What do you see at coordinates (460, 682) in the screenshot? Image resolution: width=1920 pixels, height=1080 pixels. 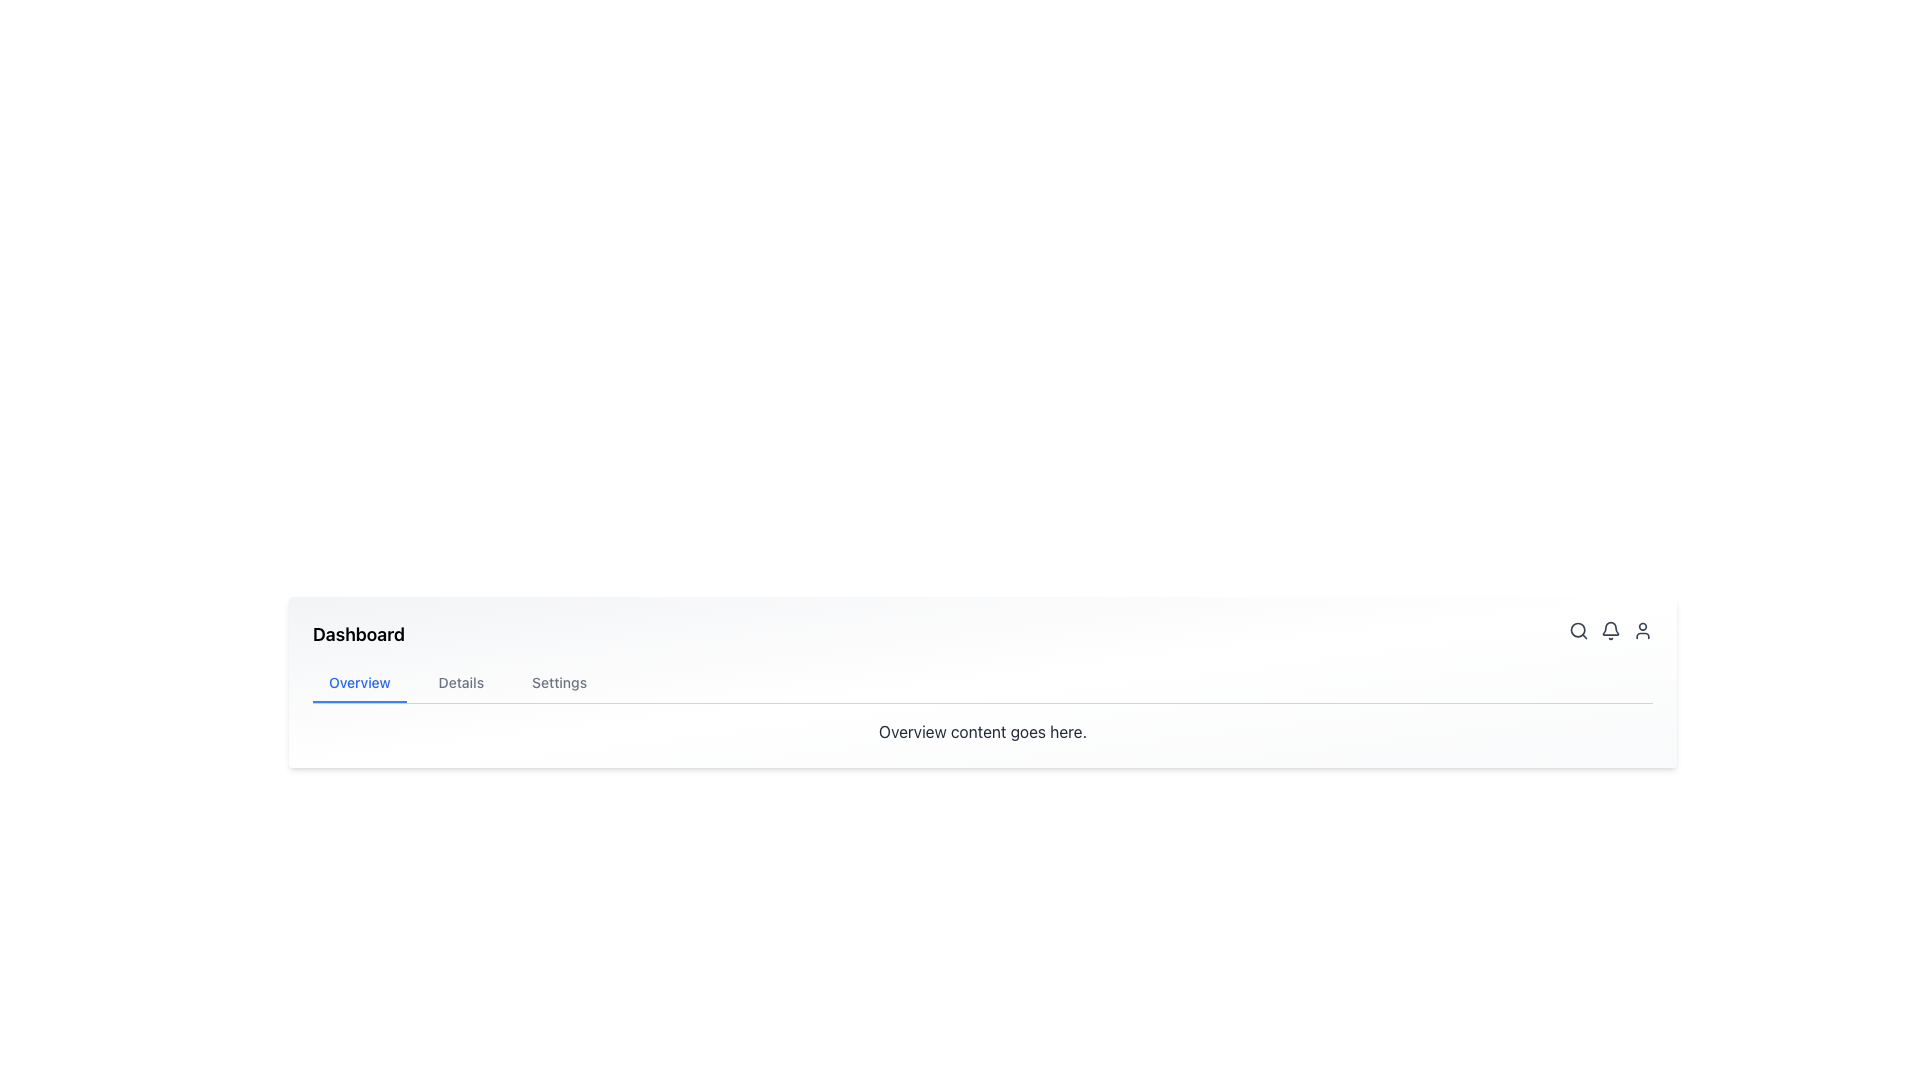 I see `the 'Details' navigation tab, the second item in the row of three tabs beneath the 'Dashboard' header` at bounding box center [460, 682].